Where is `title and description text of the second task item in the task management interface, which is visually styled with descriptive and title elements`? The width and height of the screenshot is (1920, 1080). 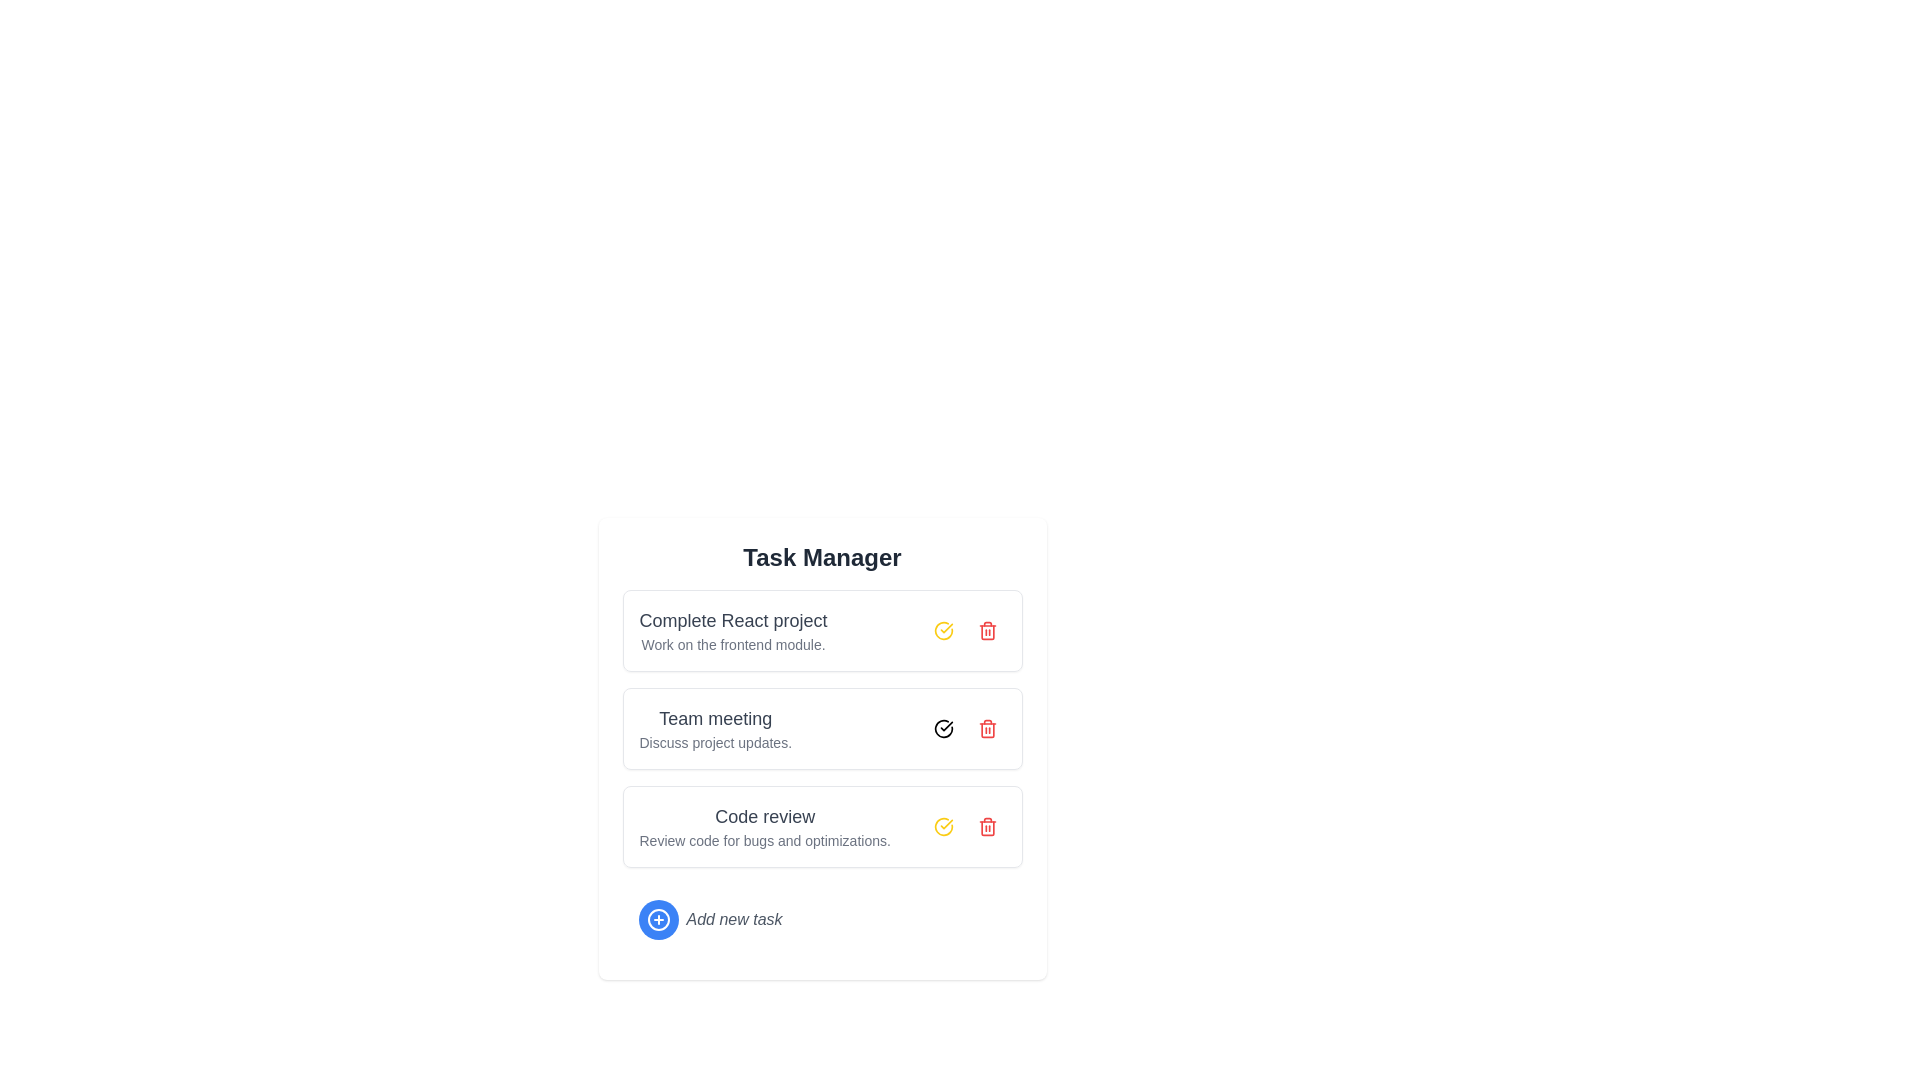
title and description text of the second task item in the task management interface, which is visually styled with descriptive and title elements is located at coordinates (715, 729).